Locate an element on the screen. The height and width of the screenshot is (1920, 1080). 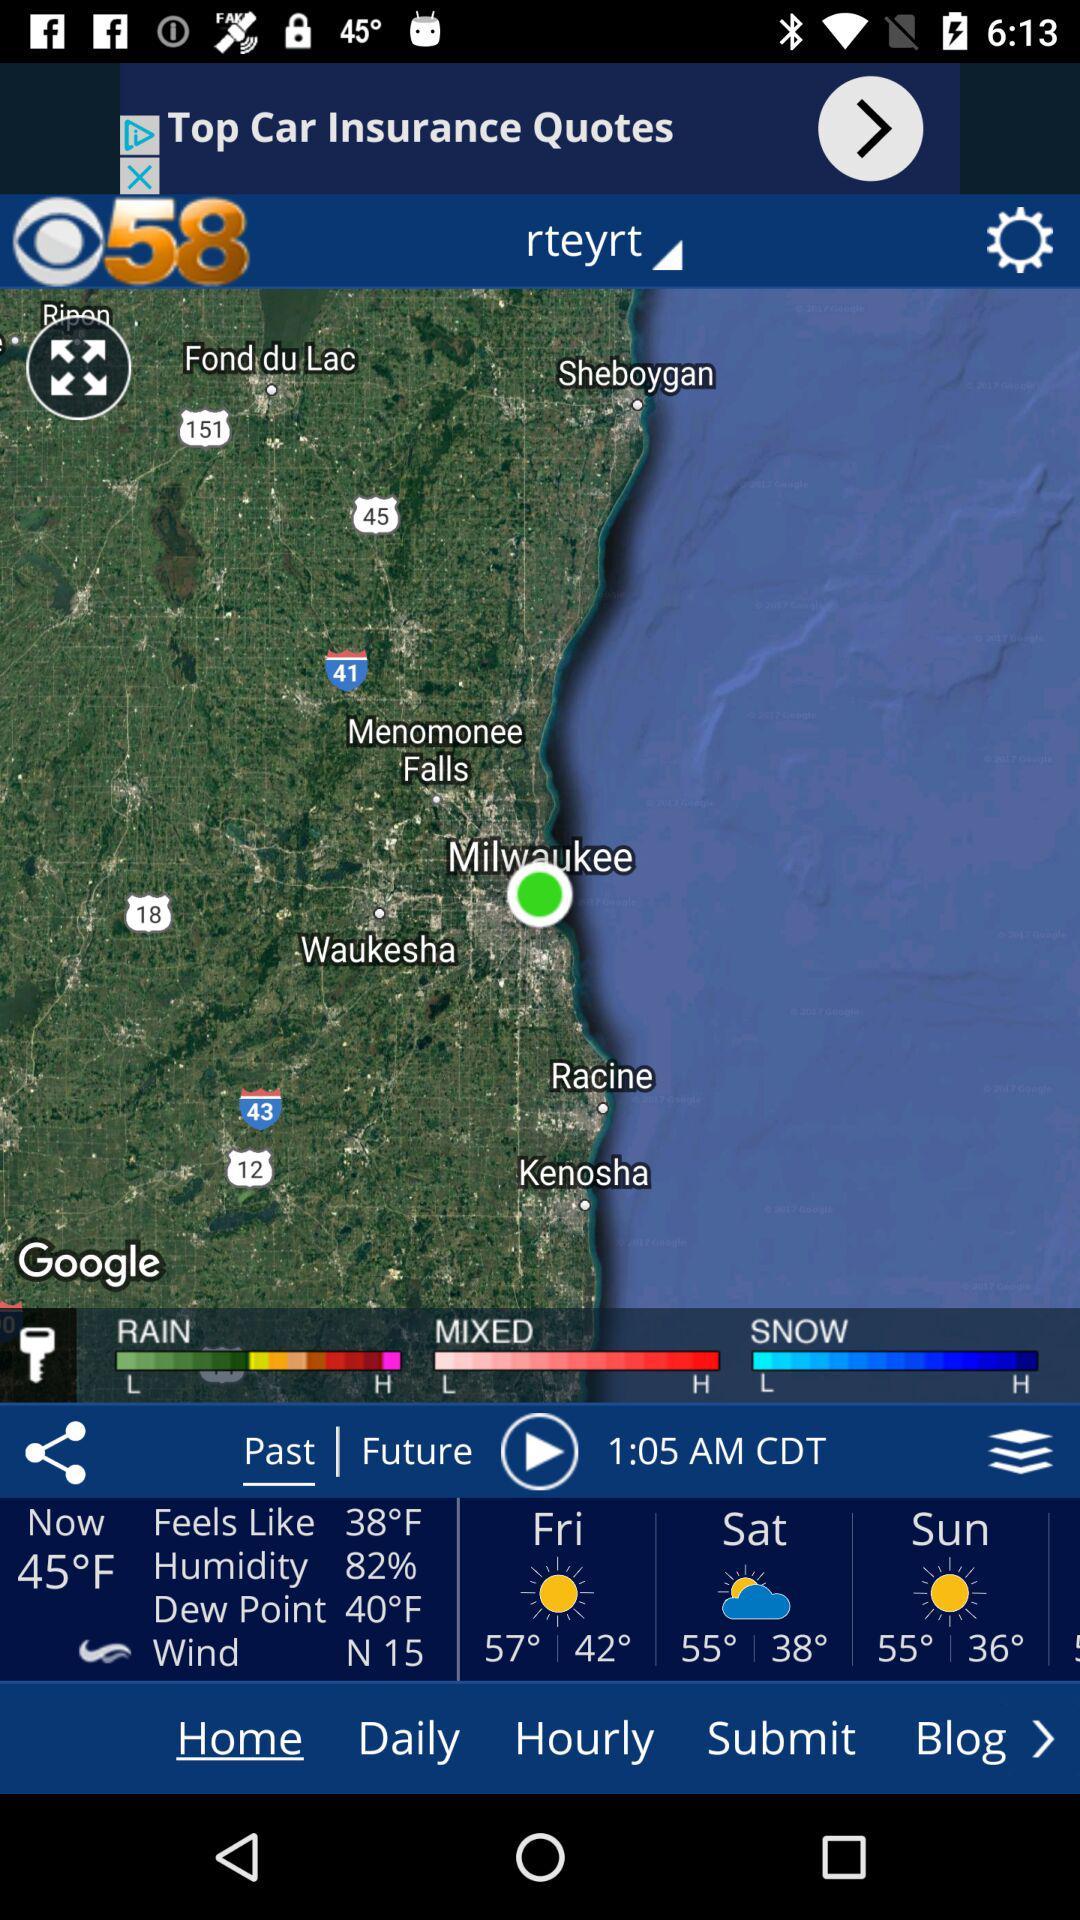
the icon above fri item is located at coordinates (538, 1451).